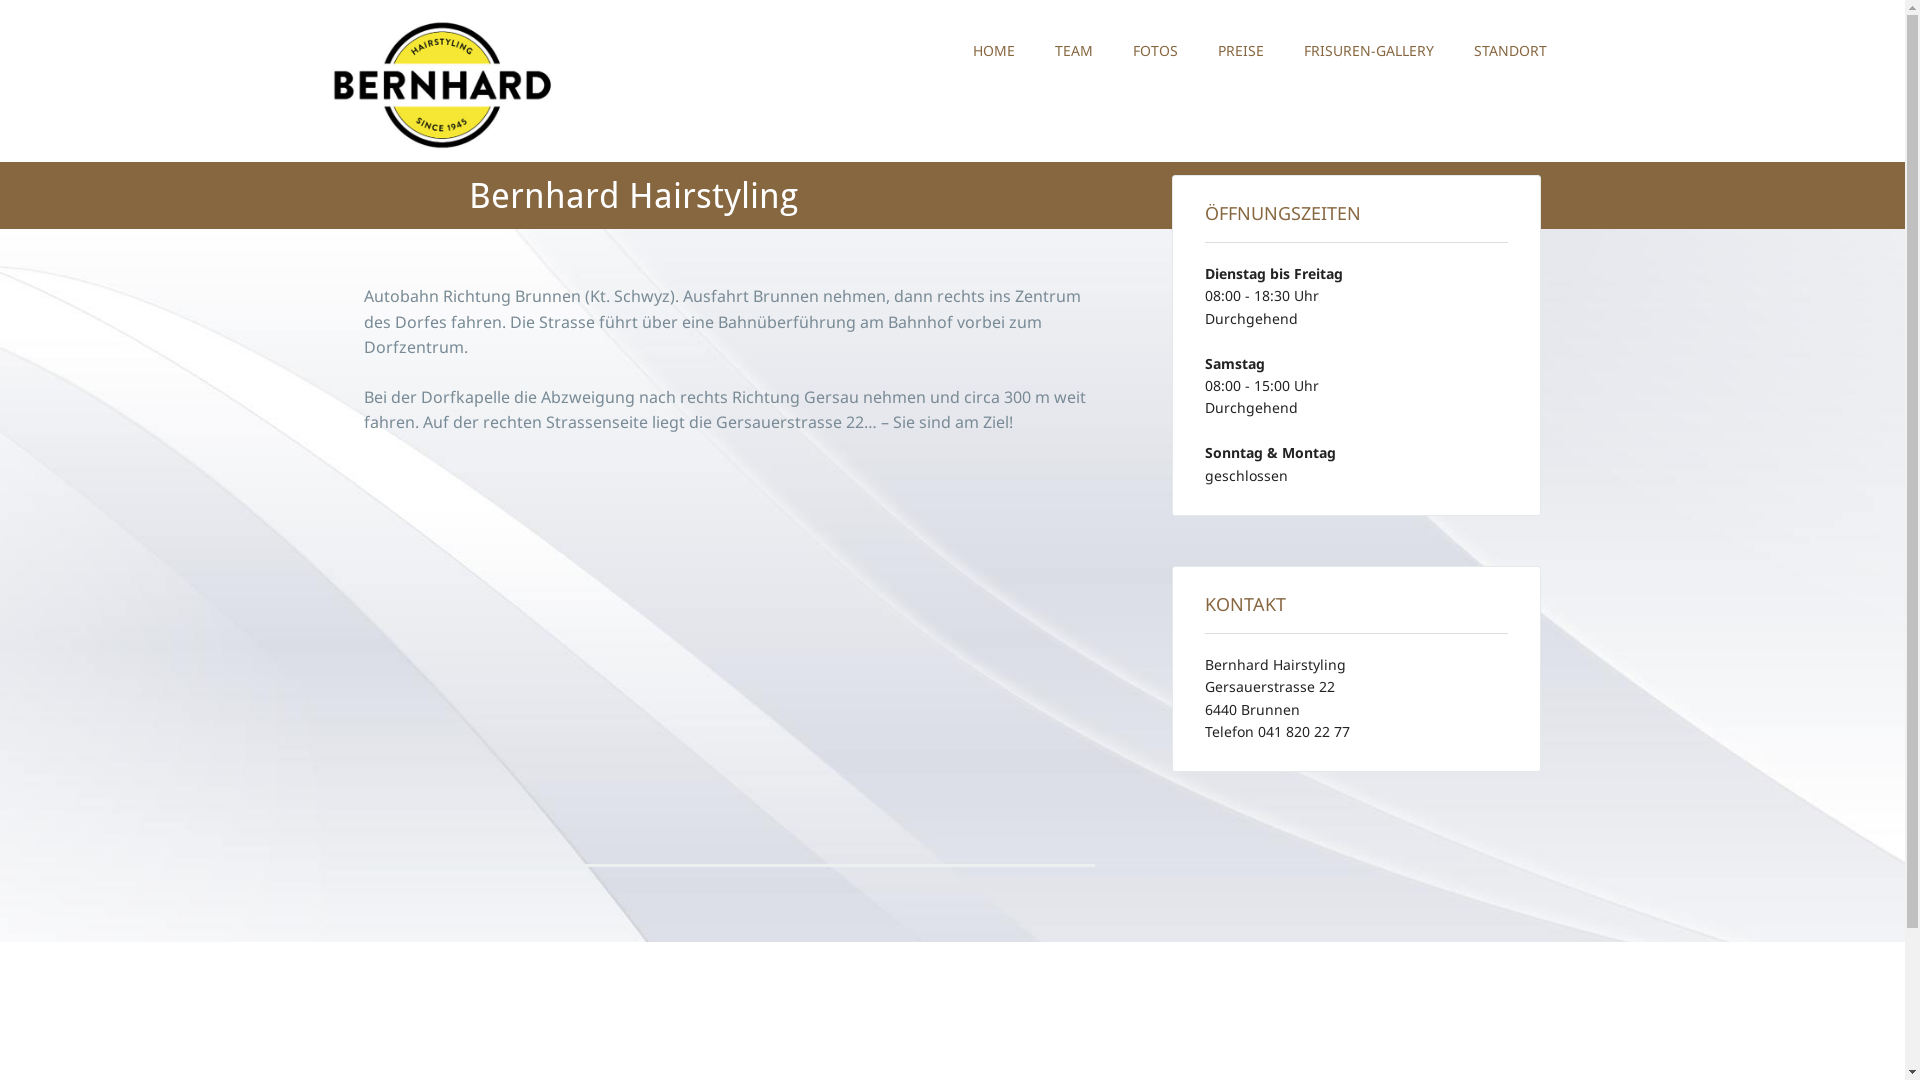 This screenshot has width=1920, height=1080. Describe the element at coordinates (1033, 49) in the screenshot. I see `'TEAM'` at that location.